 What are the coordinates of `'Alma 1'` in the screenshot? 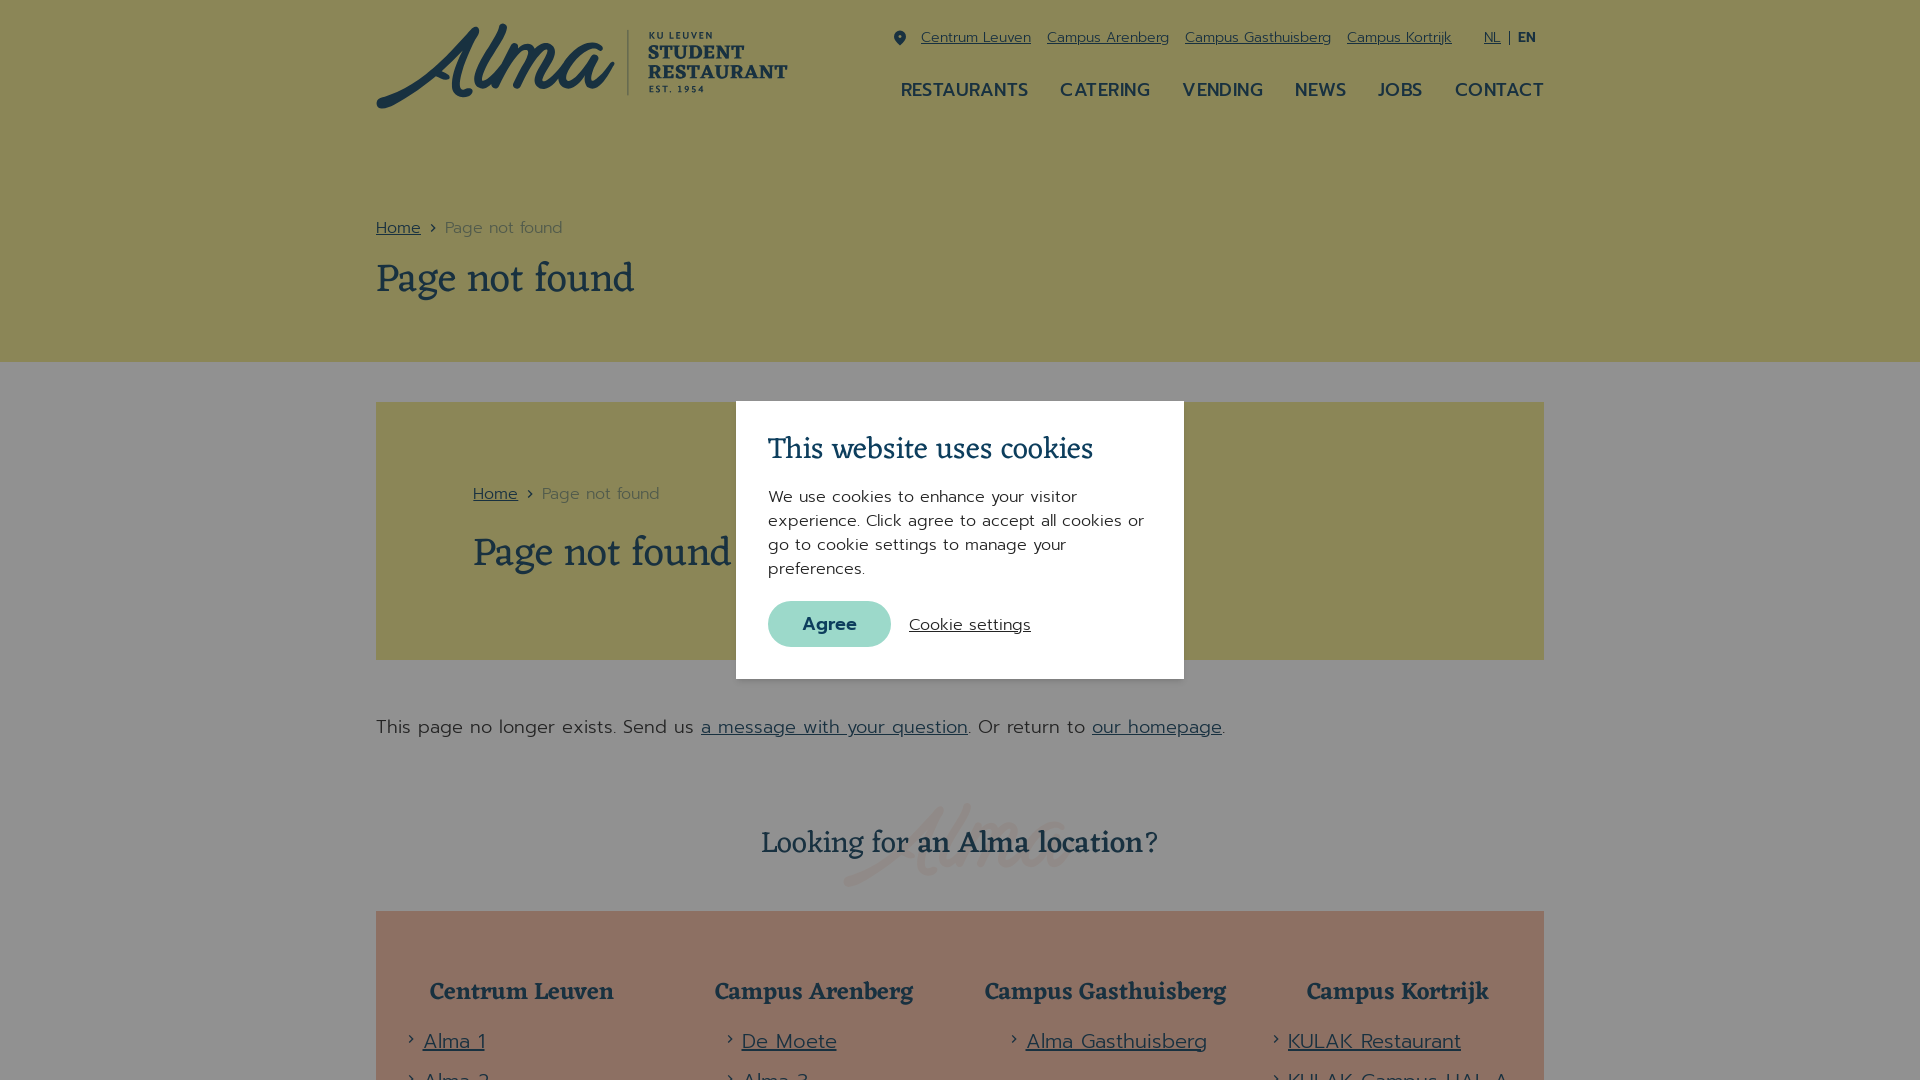 It's located at (451, 1040).